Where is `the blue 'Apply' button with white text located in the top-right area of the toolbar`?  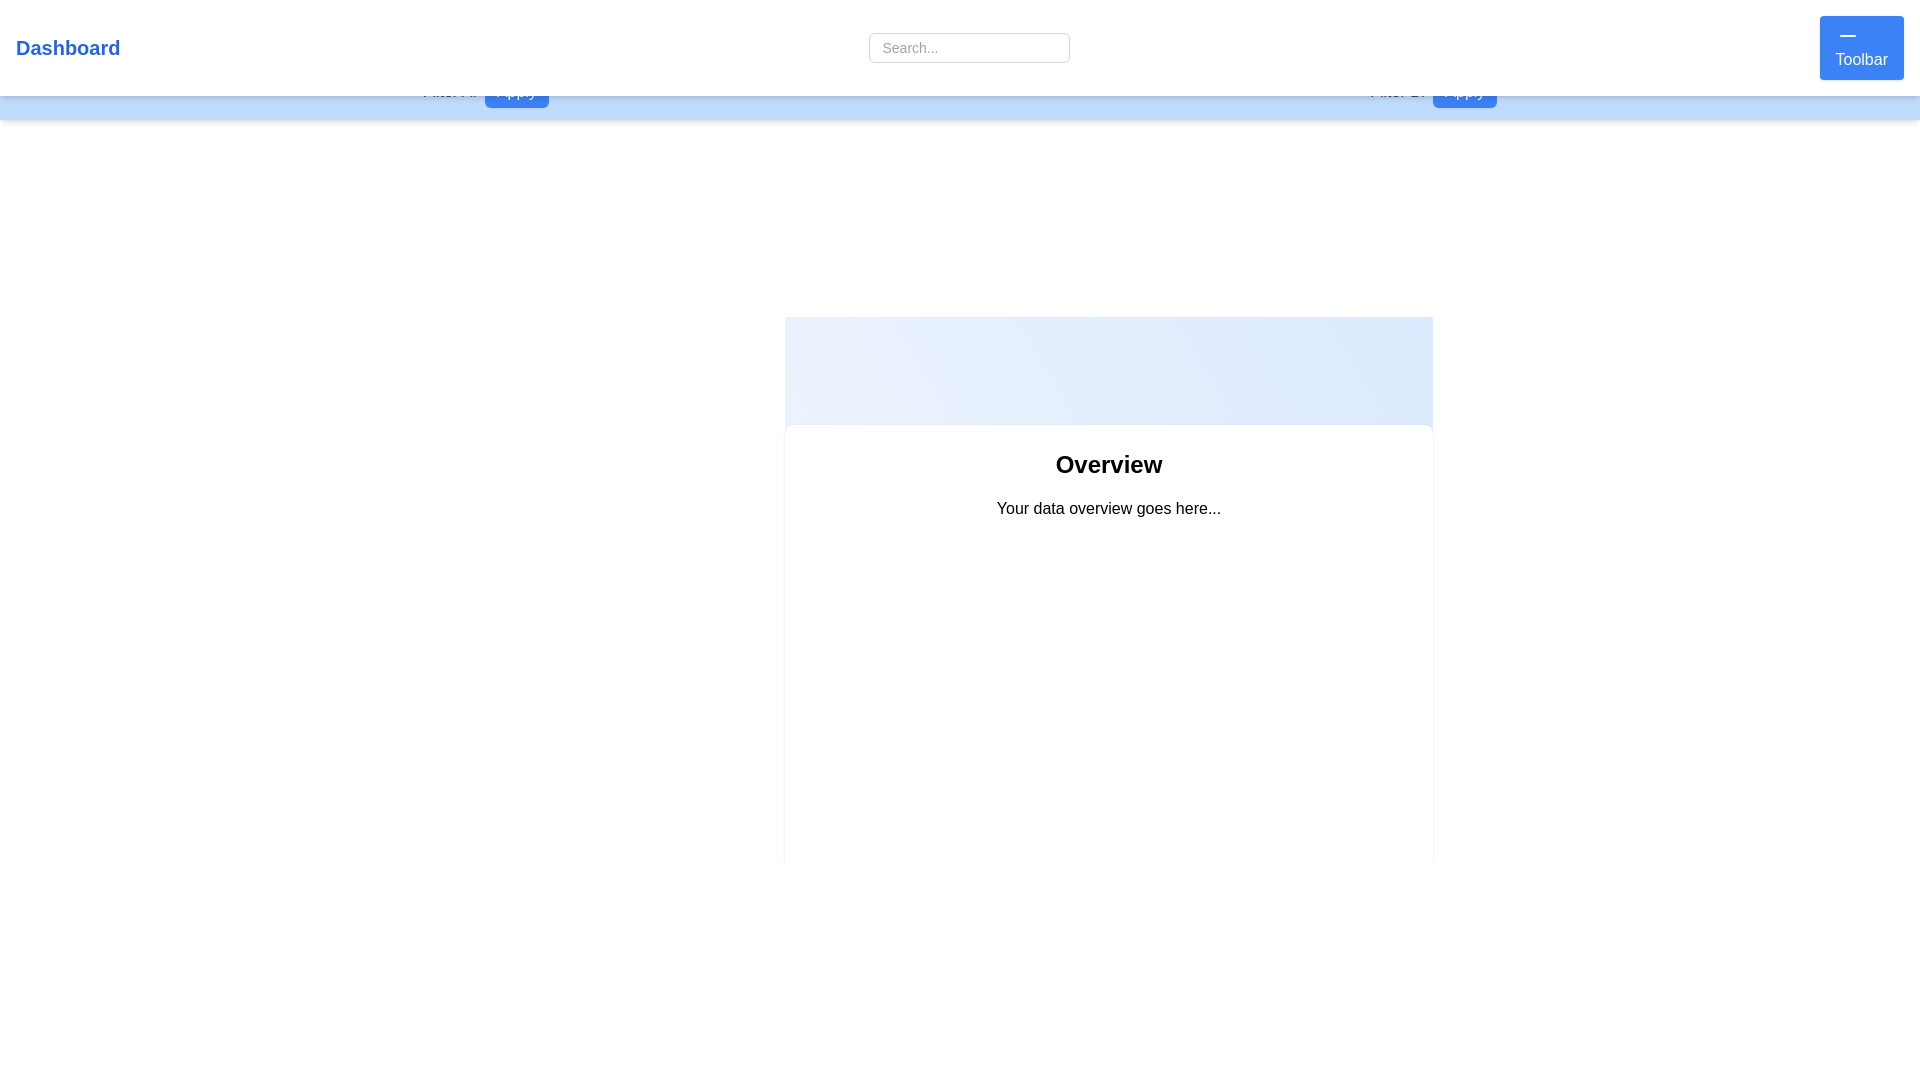
the blue 'Apply' button with white text located in the top-right area of the toolbar is located at coordinates (1465, 92).